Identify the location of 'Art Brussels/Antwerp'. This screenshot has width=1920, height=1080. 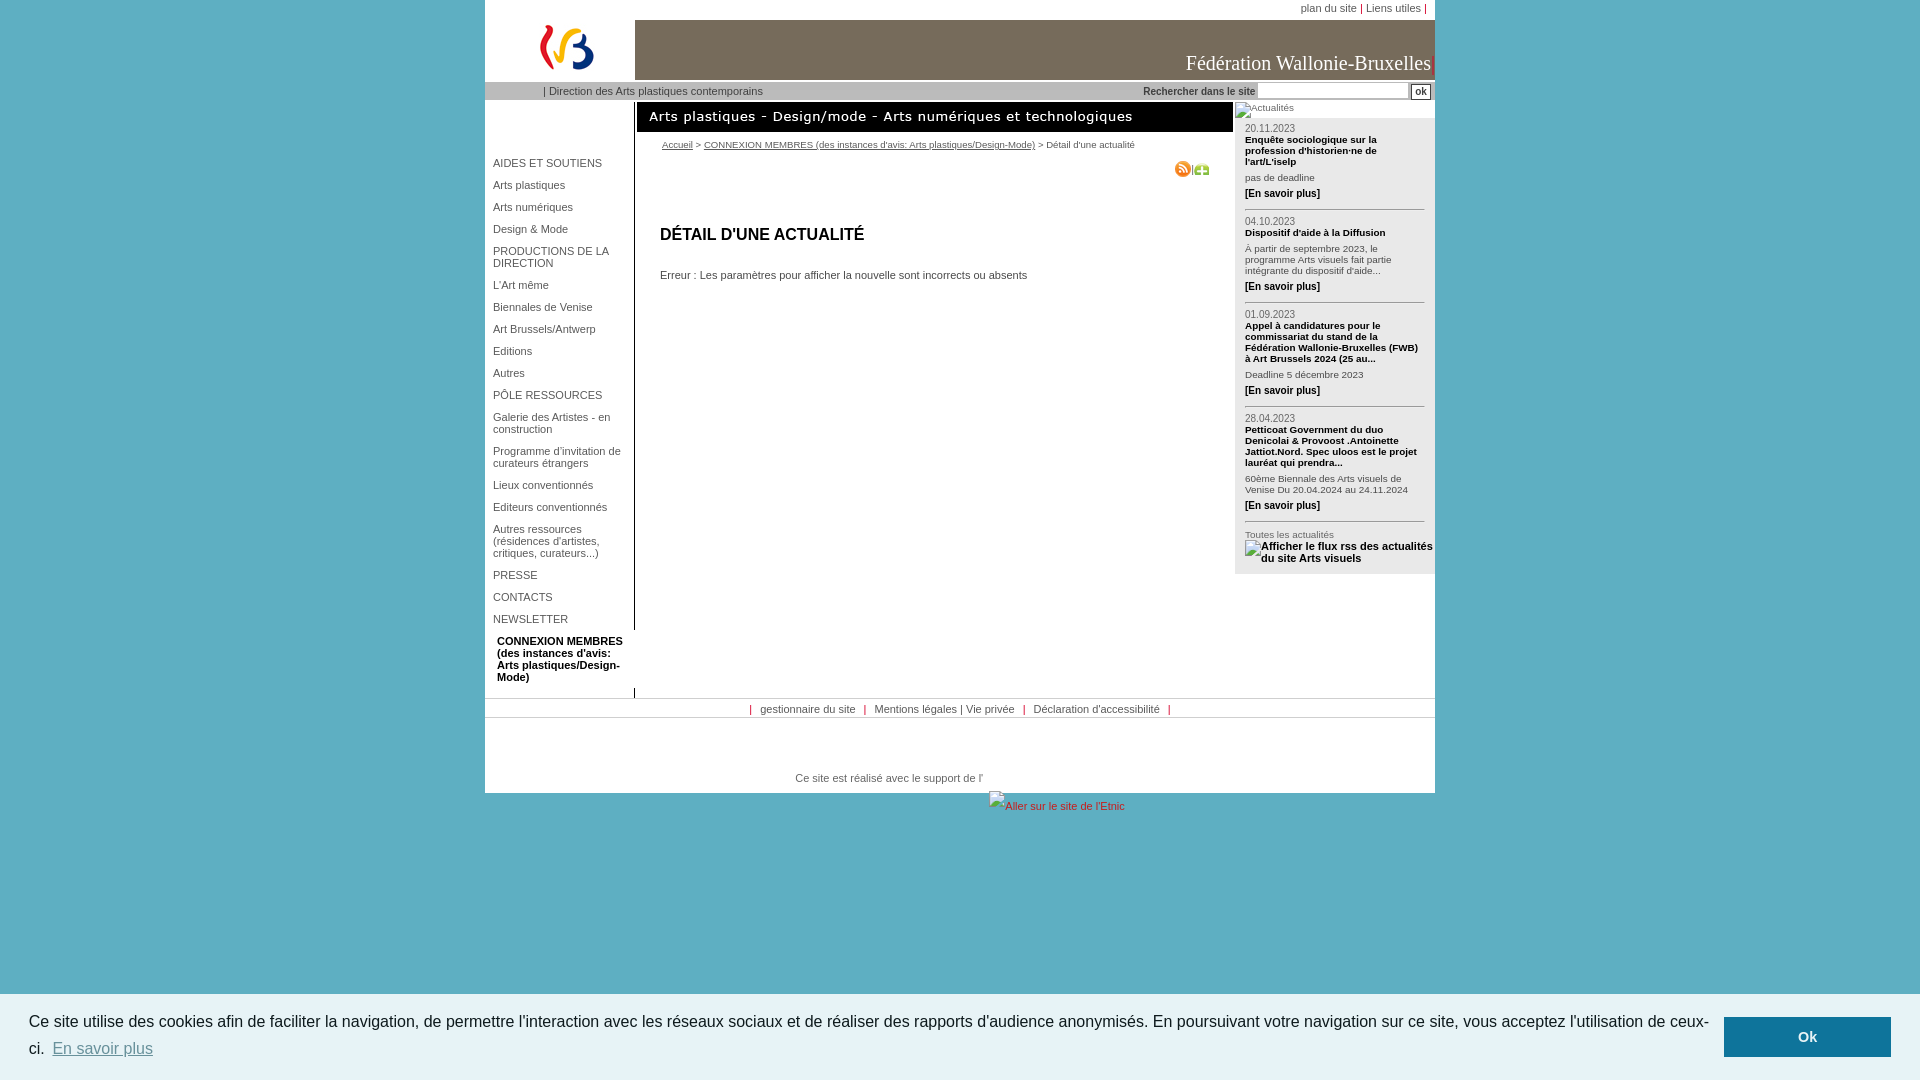
(560, 327).